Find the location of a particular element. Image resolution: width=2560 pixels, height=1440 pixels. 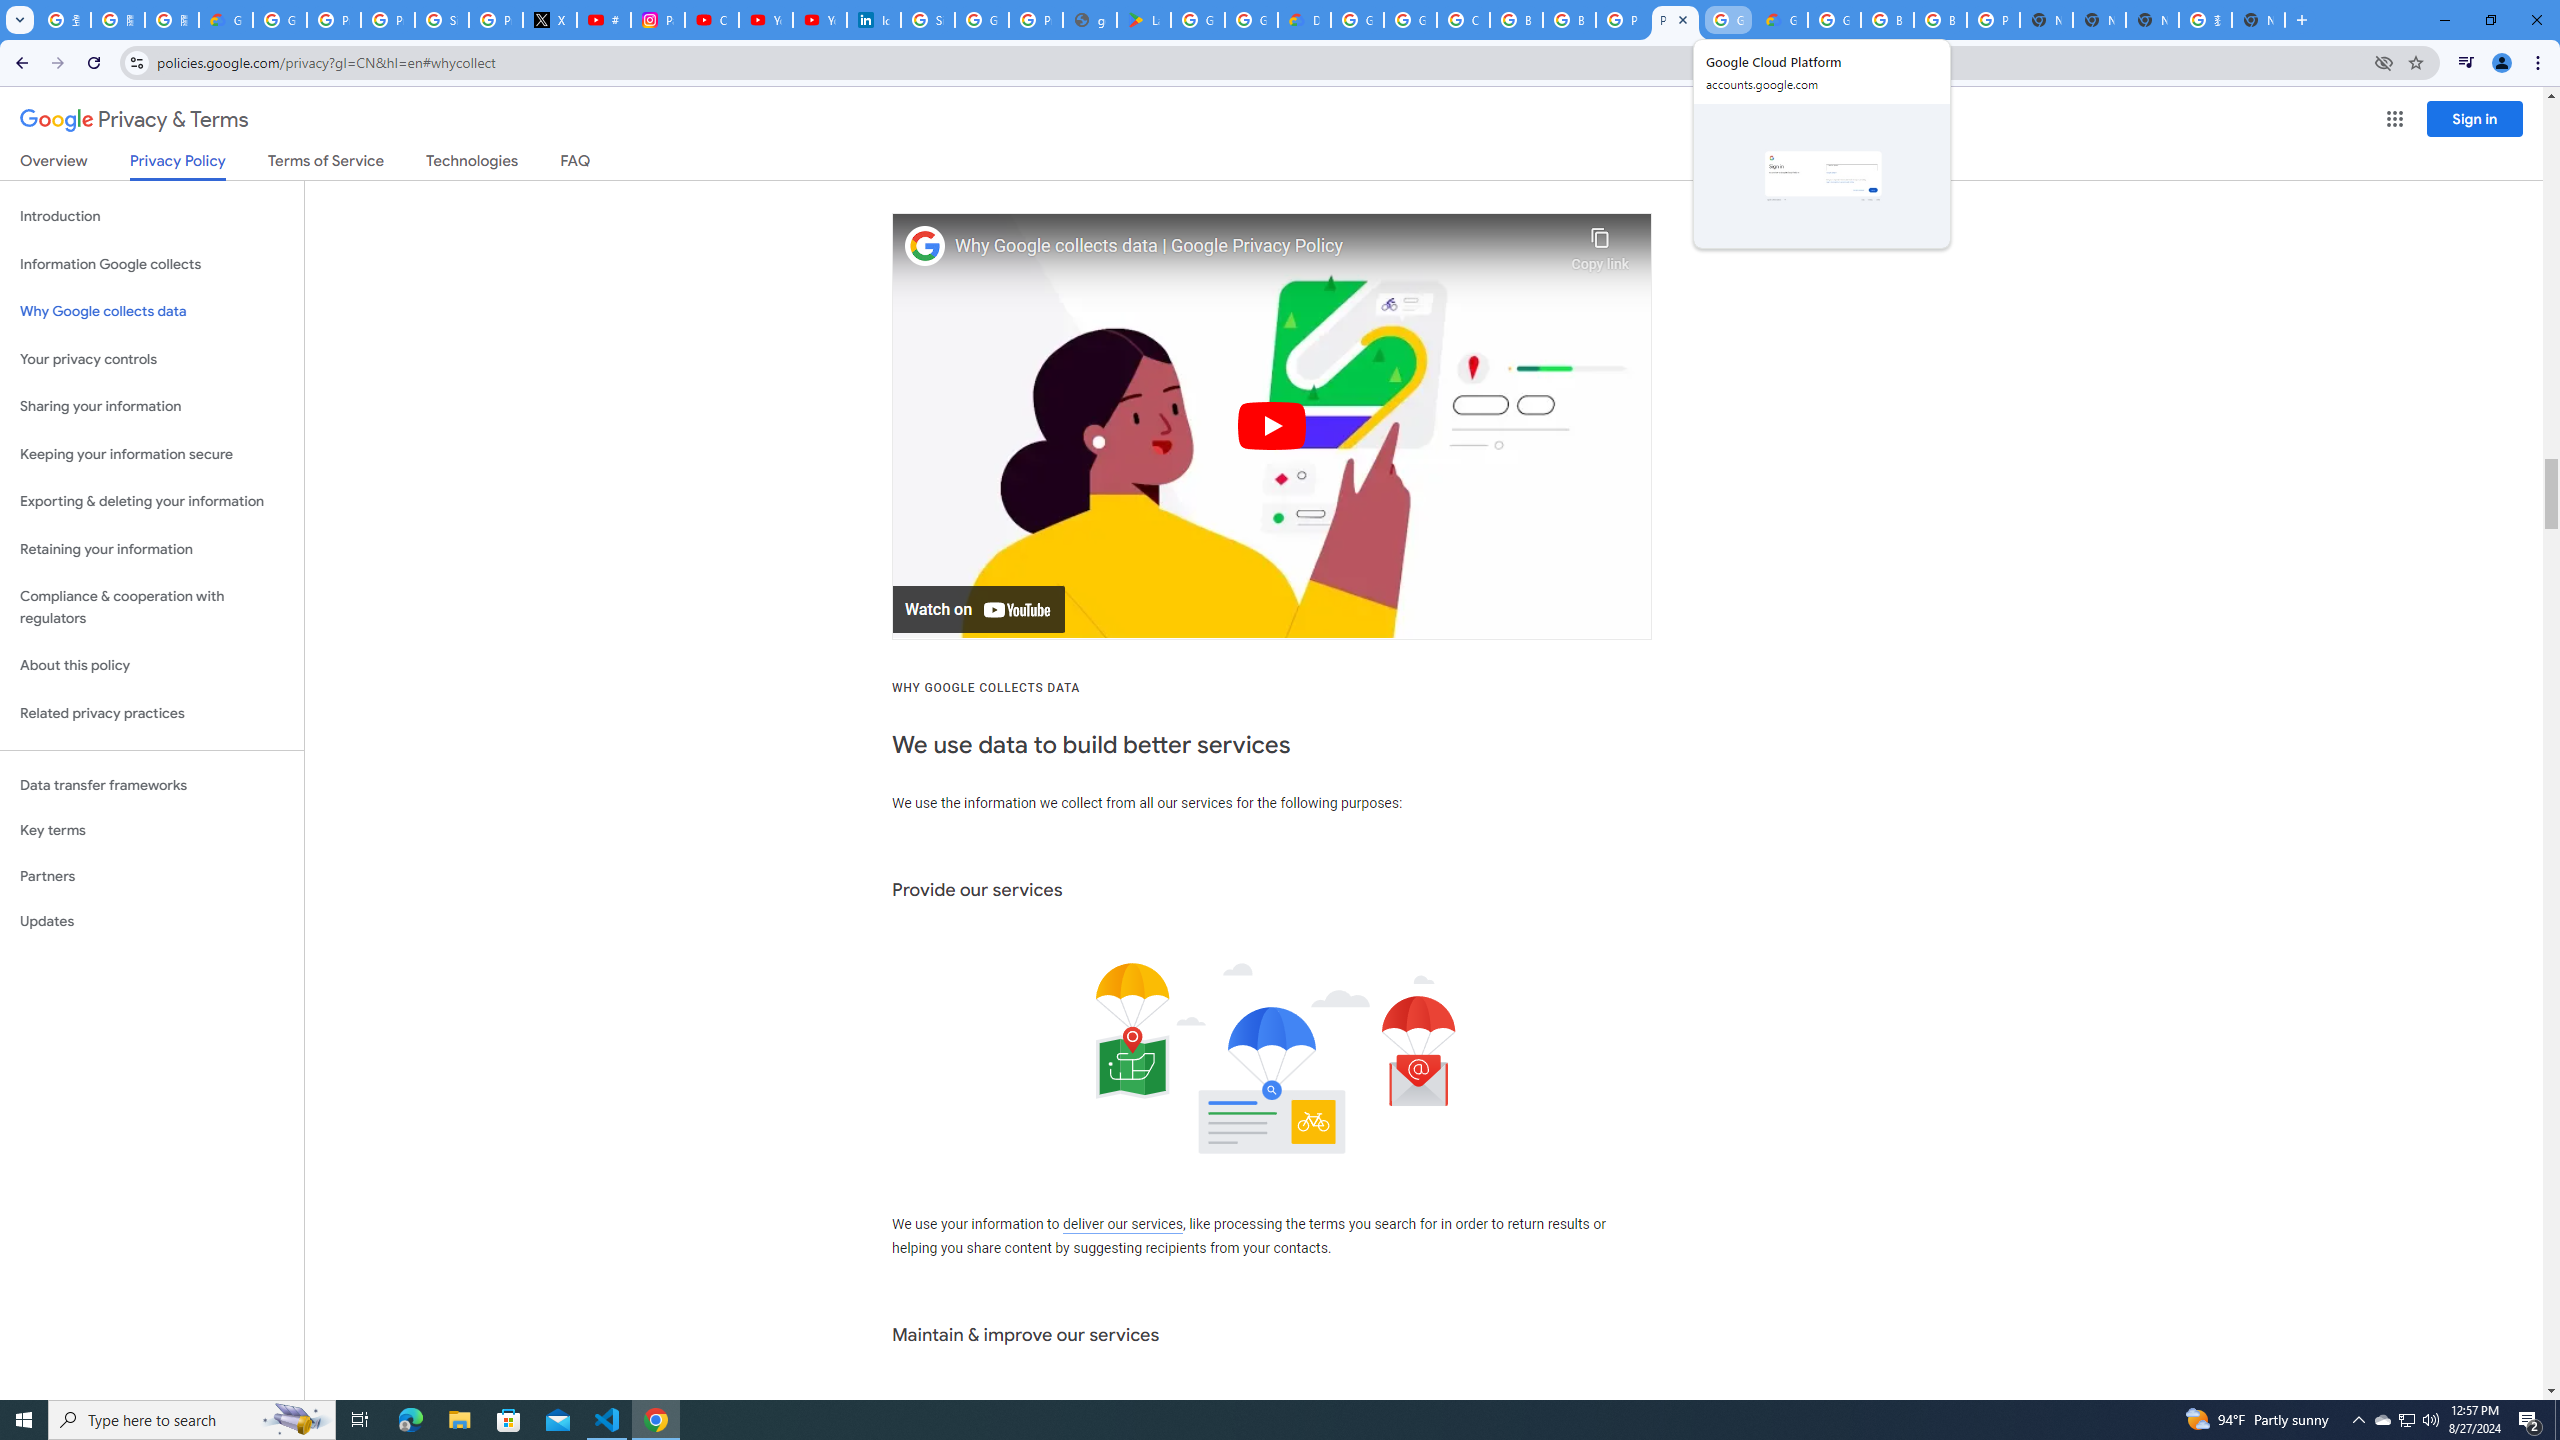

'Terms of Service' is located at coordinates (325, 164).